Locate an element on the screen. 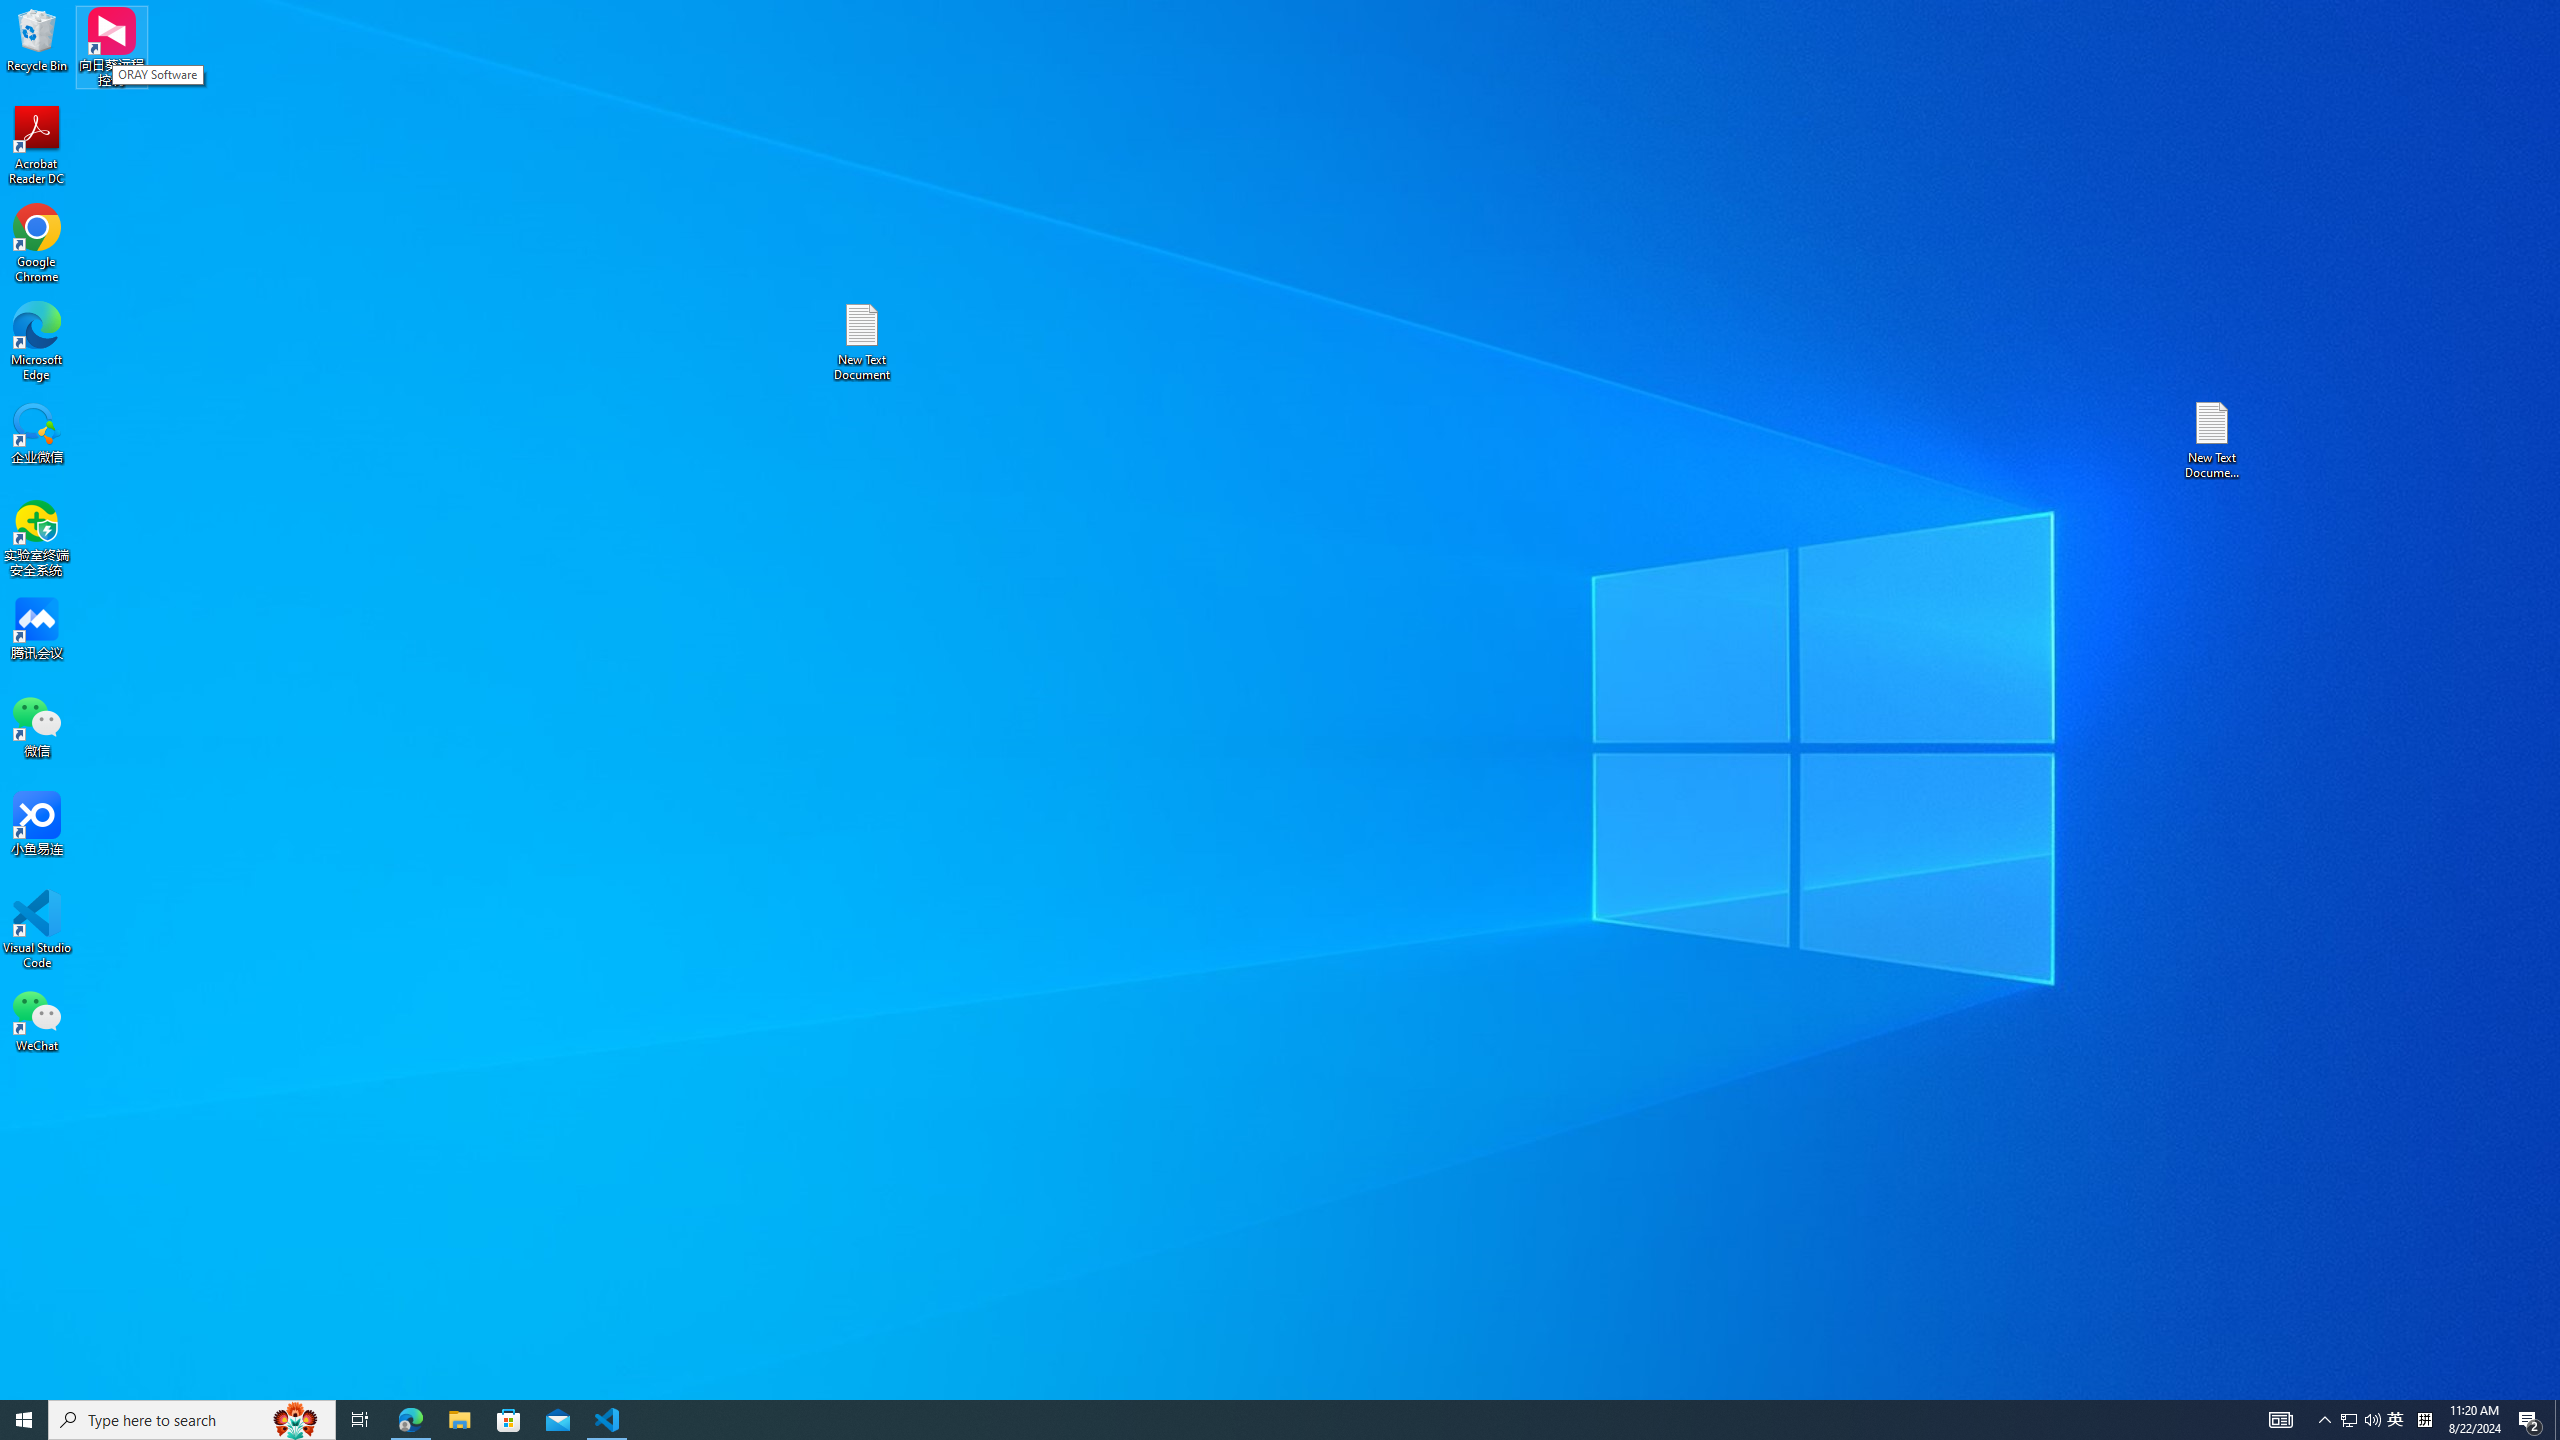  'Microsoft Edge' is located at coordinates (36, 341).